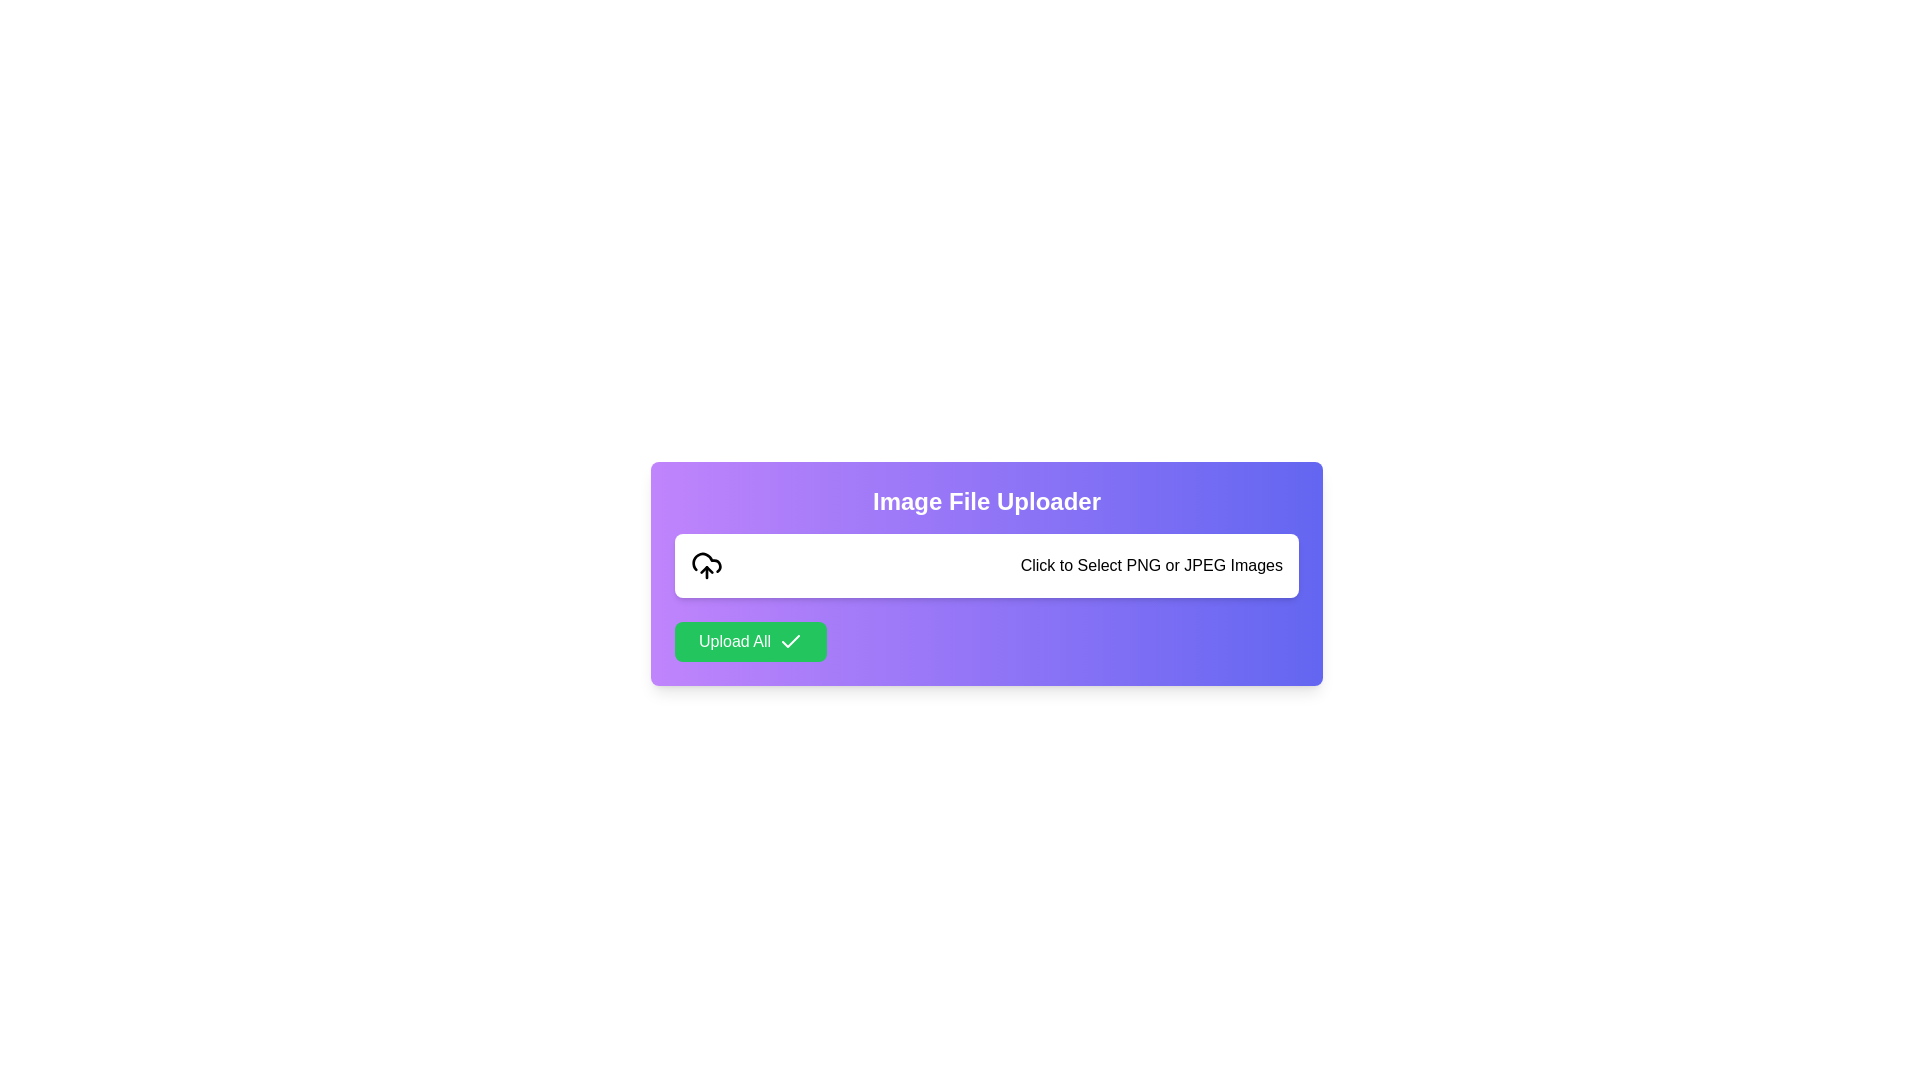 This screenshot has height=1080, width=1920. Describe the element at coordinates (706, 566) in the screenshot. I see `the outlined cloud icon with an upward arrow indicating an upload action, located to the left of the input field labeled 'Click to Select PNG or JPEG Images'` at that location.